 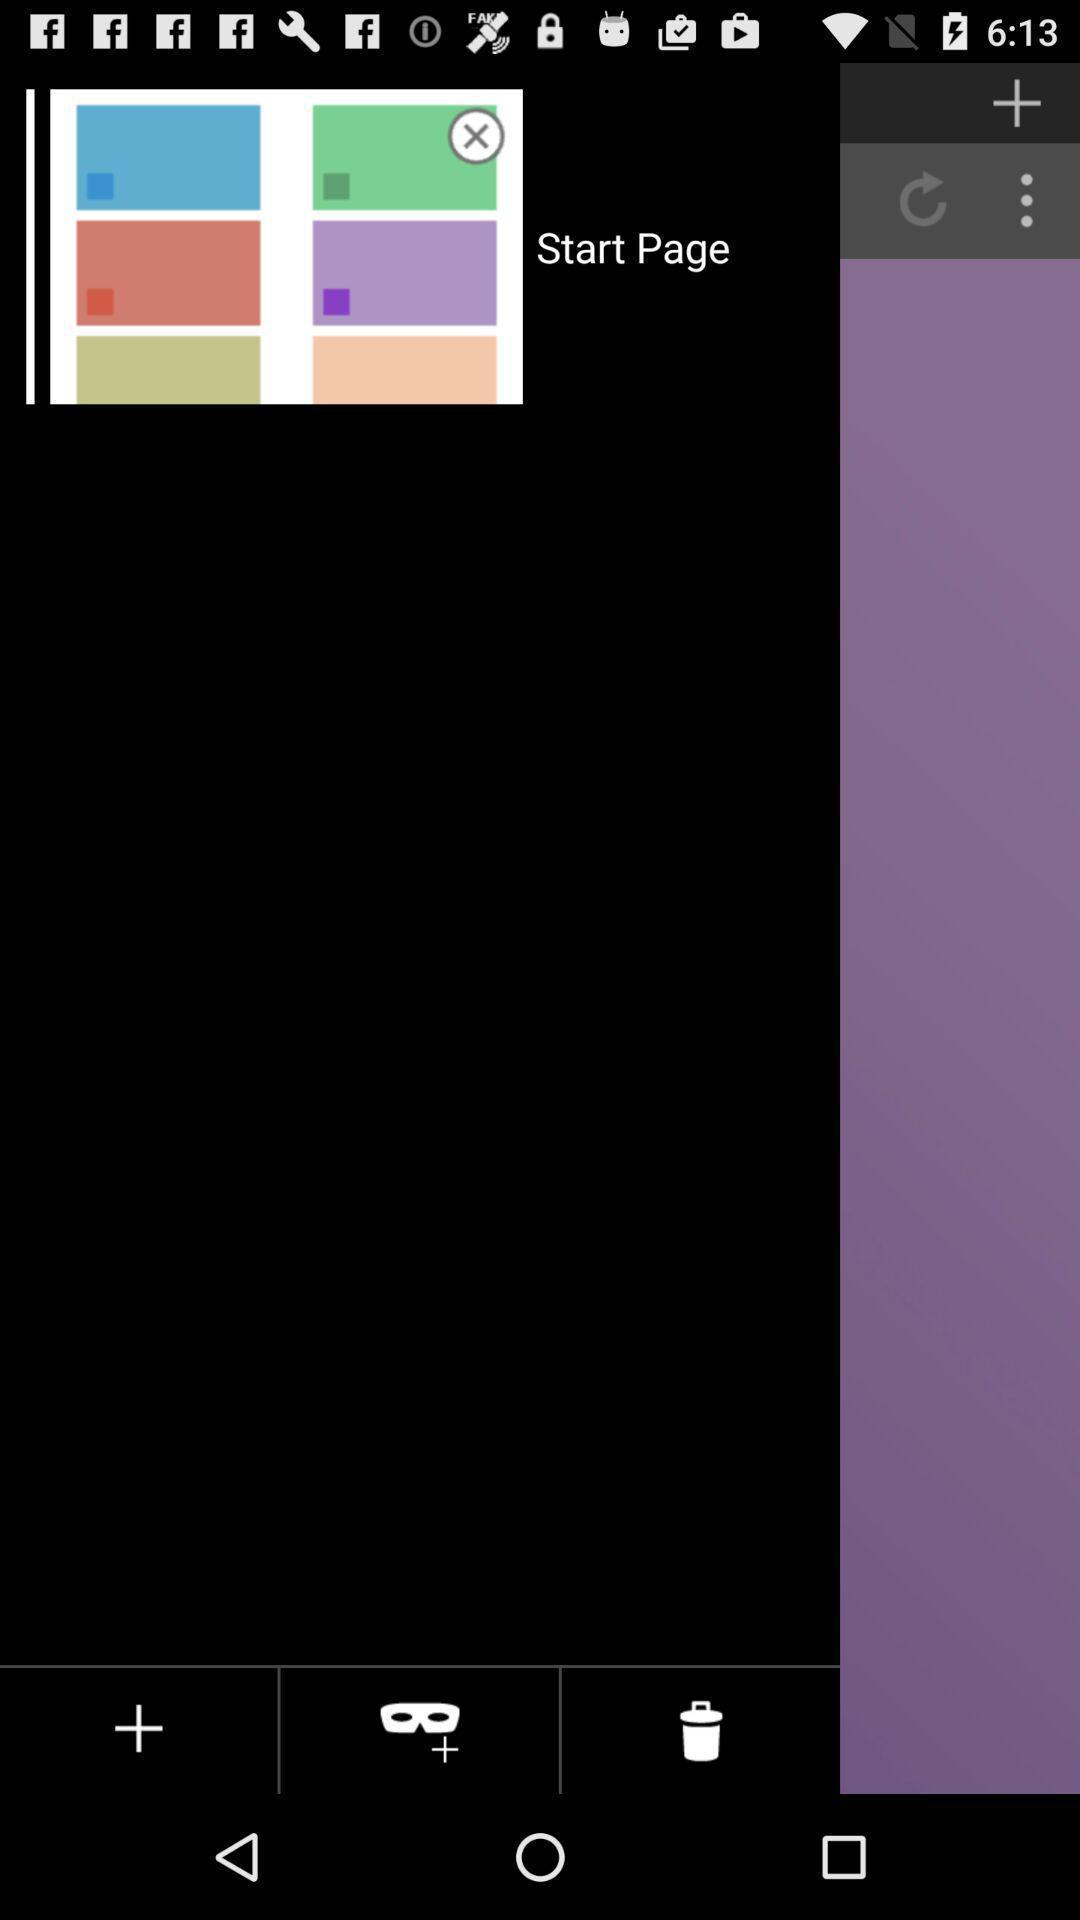 I want to click on the add icon, so click(x=1017, y=109).